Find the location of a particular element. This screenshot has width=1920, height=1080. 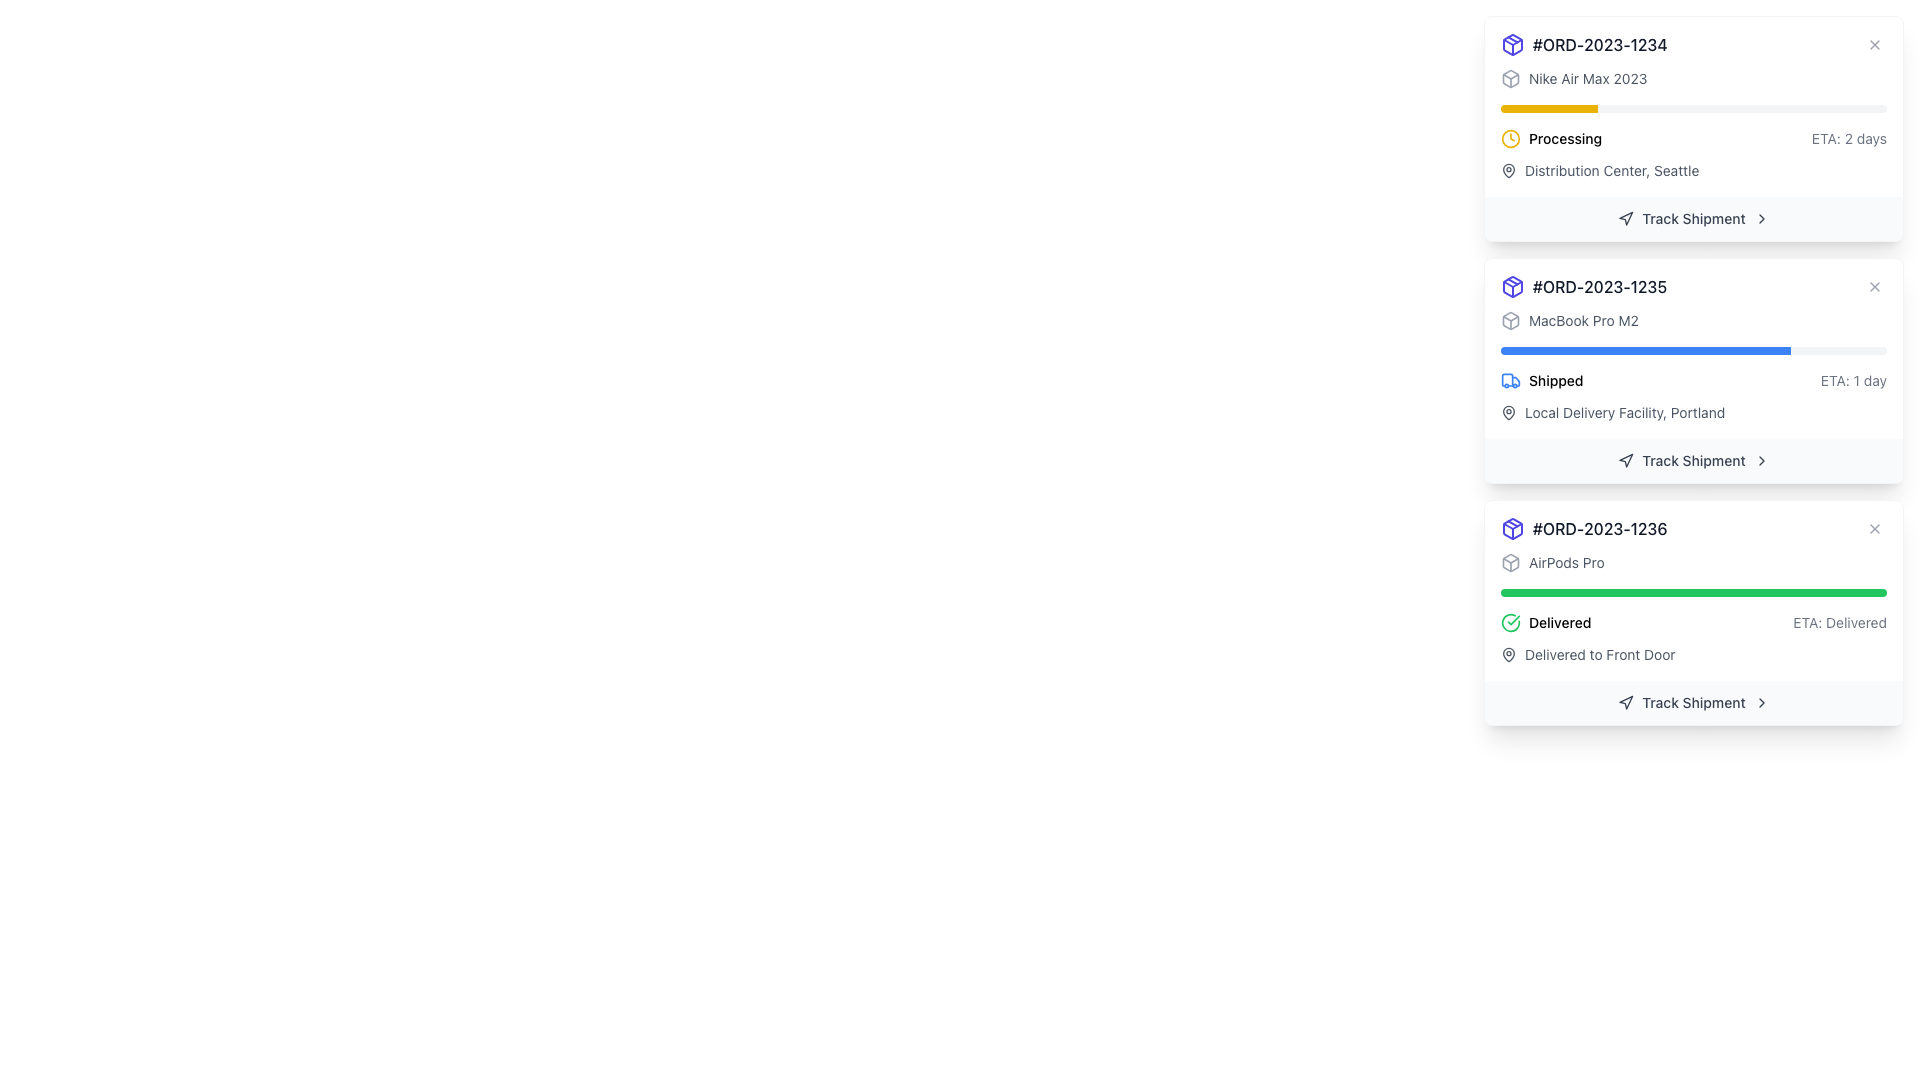

the close button located in the top-right corner of the card titled '#ORD-2023-1234' is located at coordinates (1874, 45).